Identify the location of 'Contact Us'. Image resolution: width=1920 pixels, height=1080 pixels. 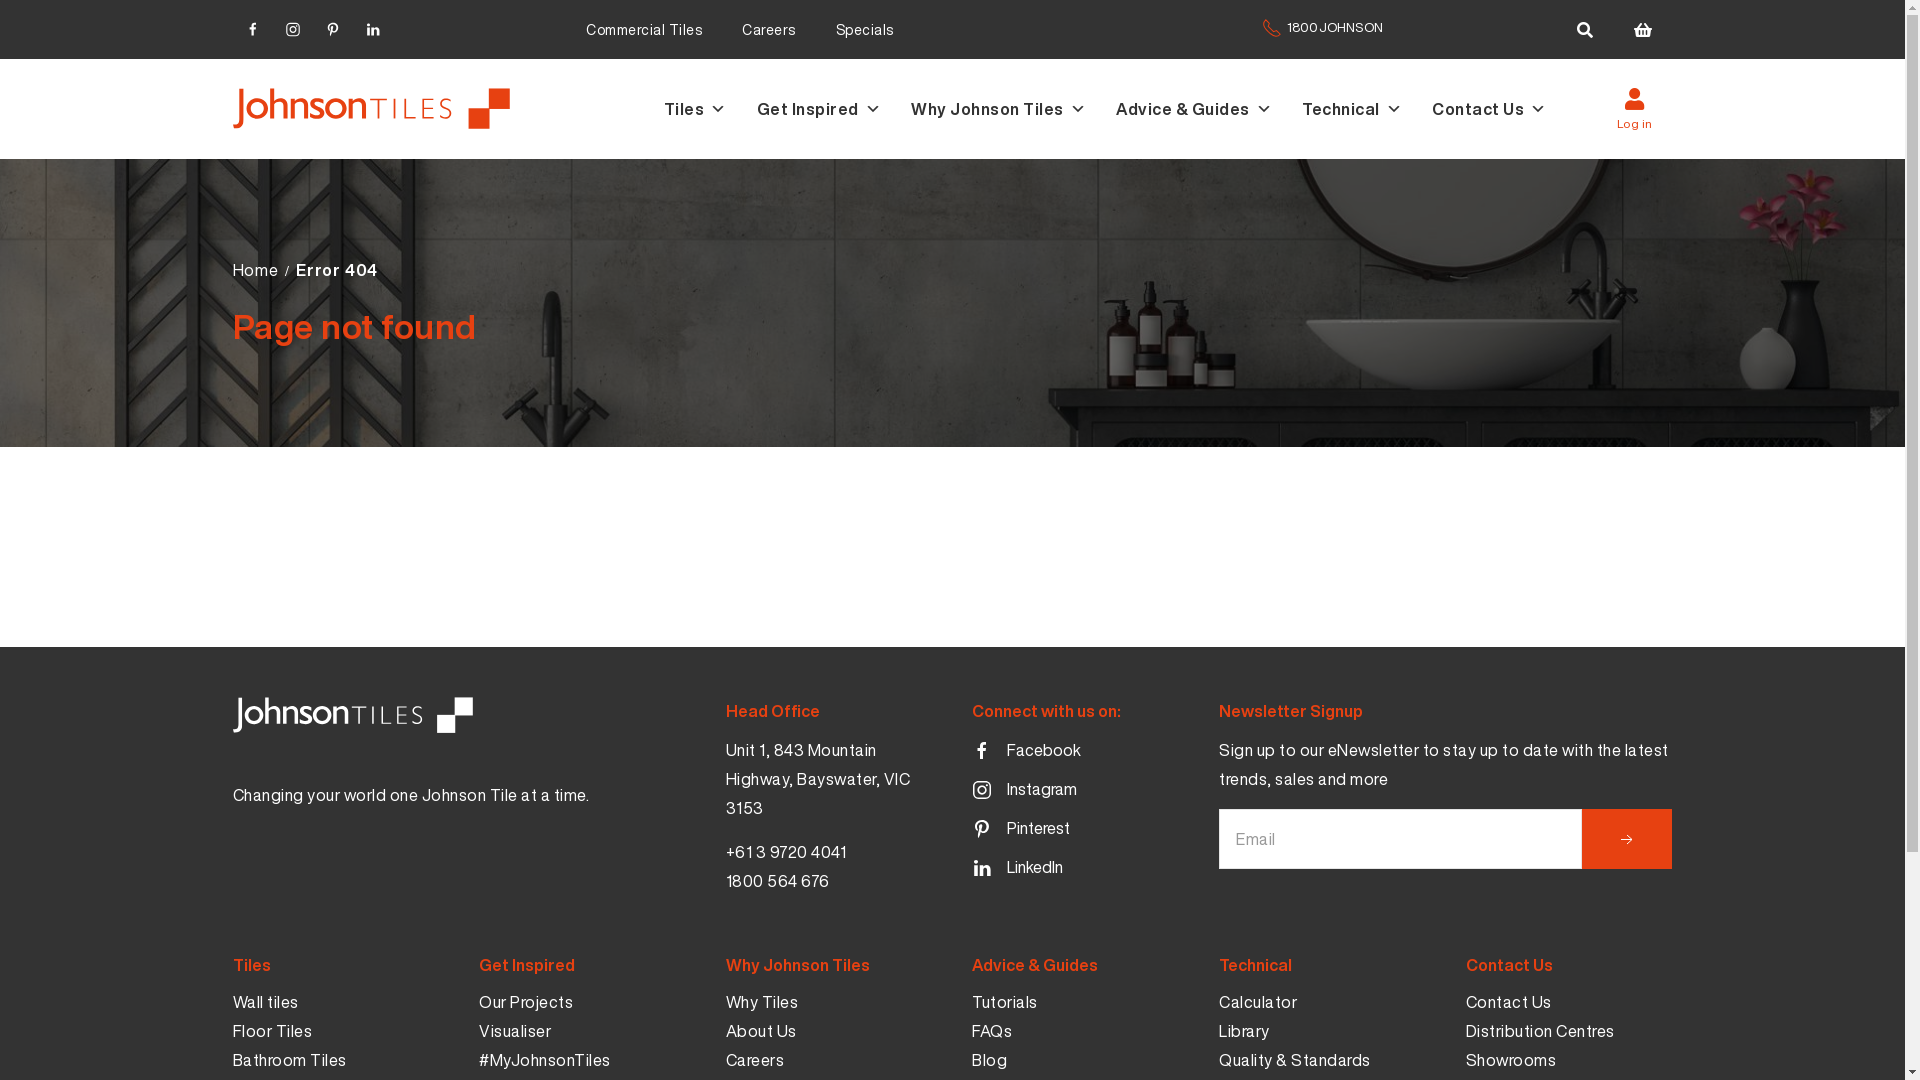
(1508, 1002).